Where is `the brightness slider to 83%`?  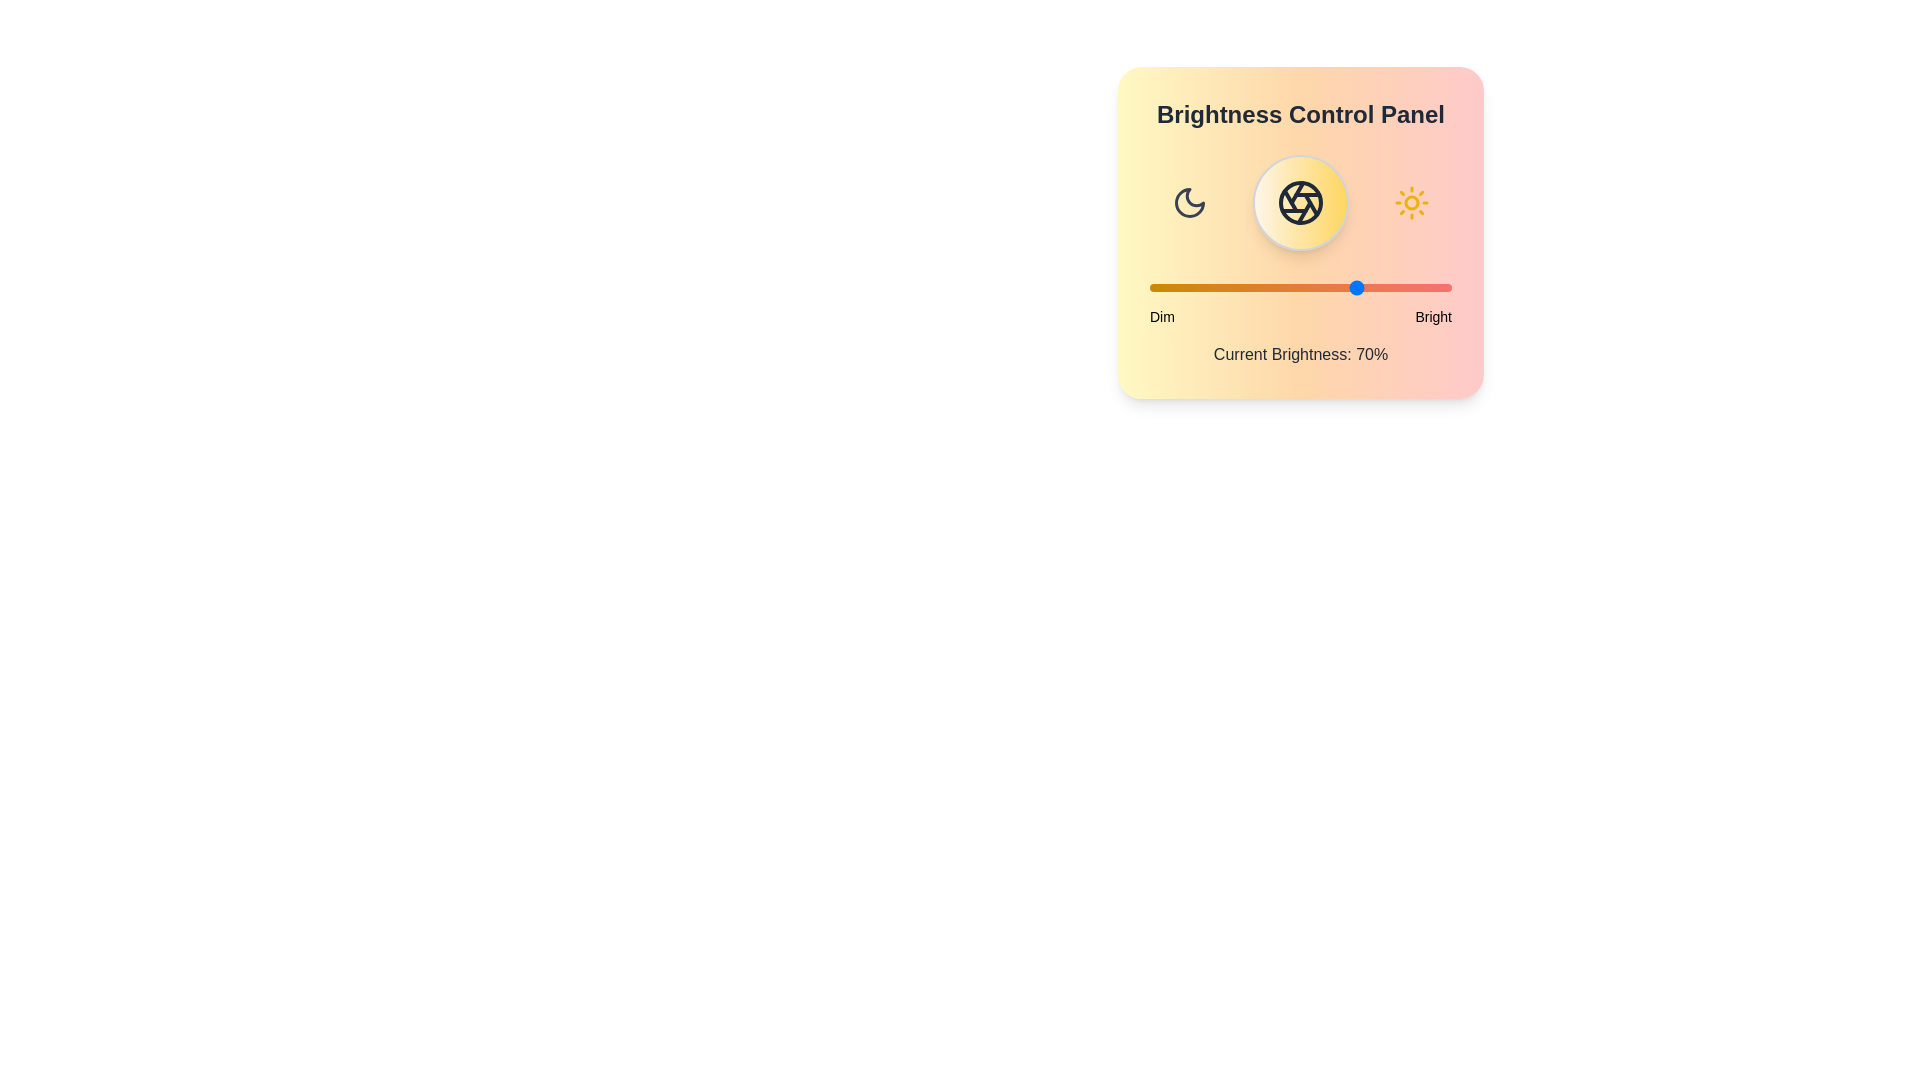
the brightness slider to 83% is located at coordinates (1399, 288).